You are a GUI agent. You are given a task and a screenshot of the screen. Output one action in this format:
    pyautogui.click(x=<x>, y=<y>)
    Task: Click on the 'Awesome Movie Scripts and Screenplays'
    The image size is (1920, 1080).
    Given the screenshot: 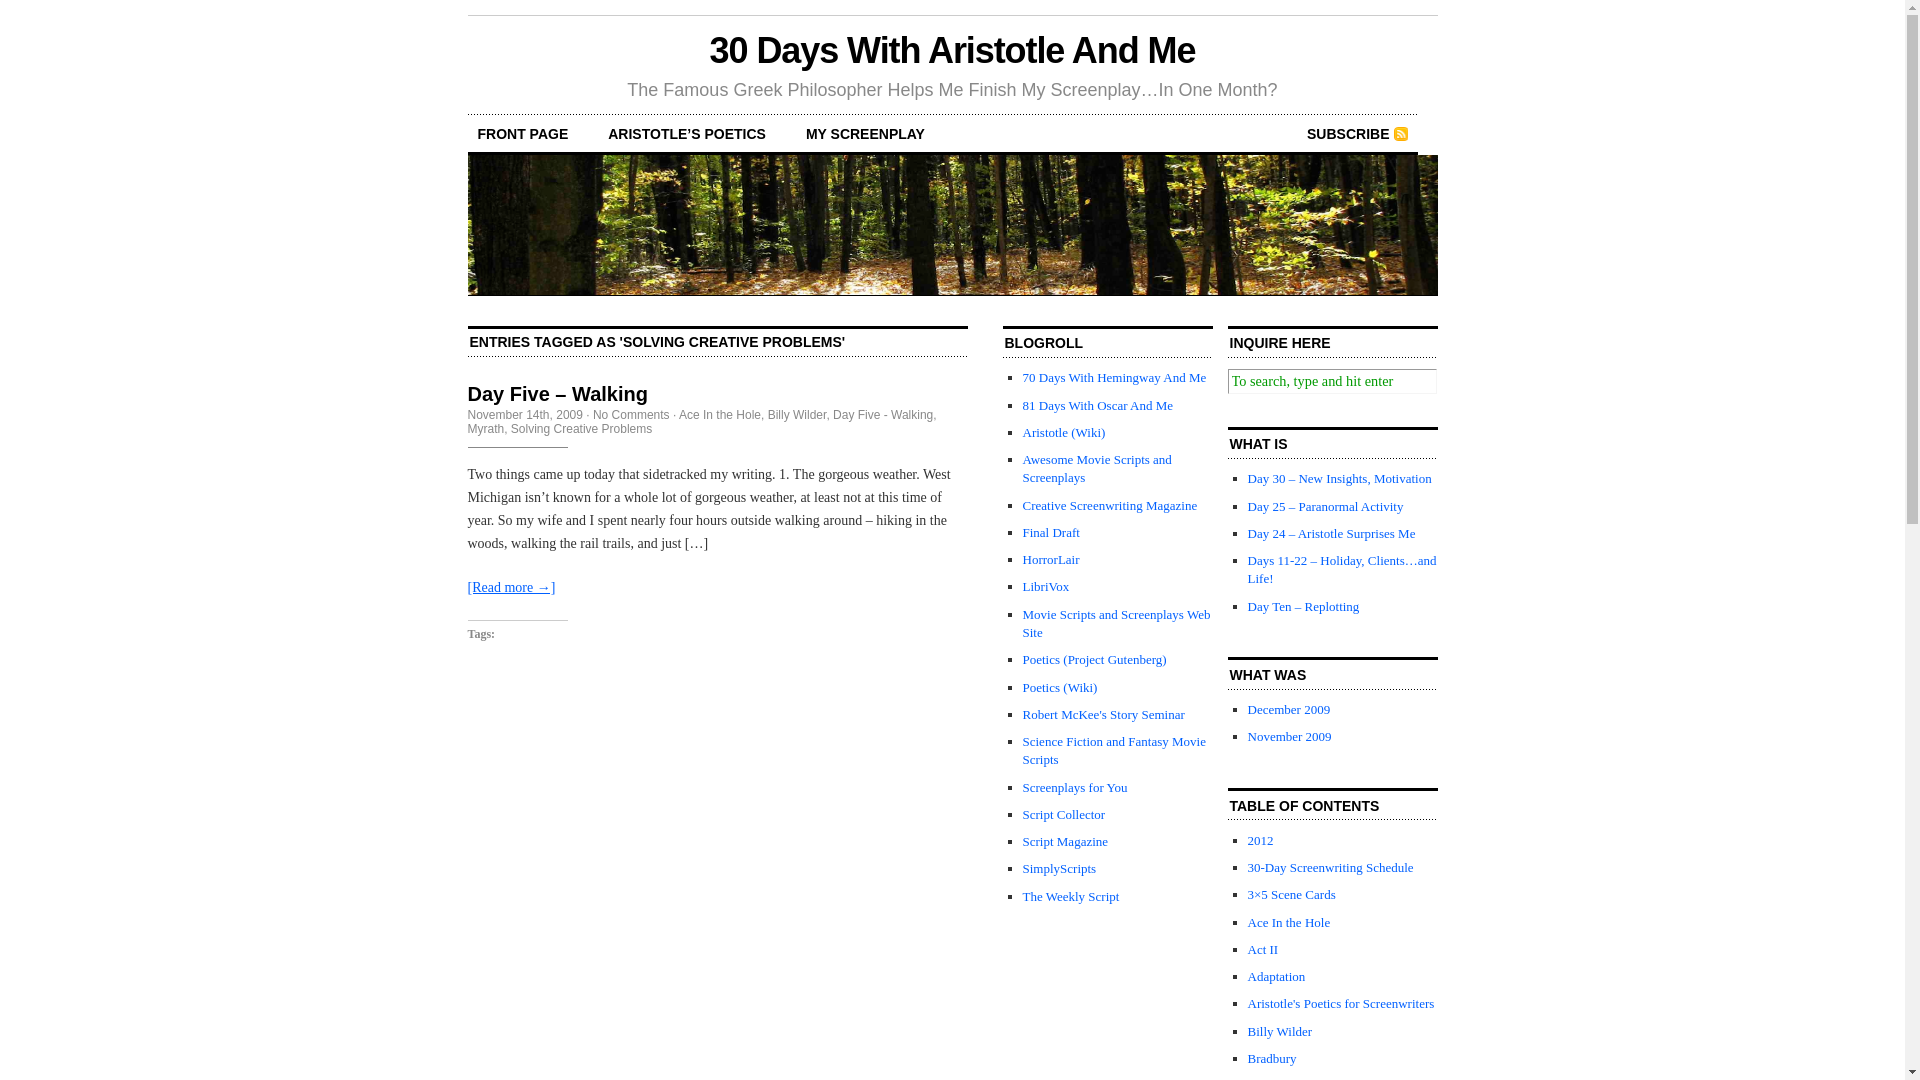 What is the action you would take?
    pyautogui.click(x=1095, y=468)
    